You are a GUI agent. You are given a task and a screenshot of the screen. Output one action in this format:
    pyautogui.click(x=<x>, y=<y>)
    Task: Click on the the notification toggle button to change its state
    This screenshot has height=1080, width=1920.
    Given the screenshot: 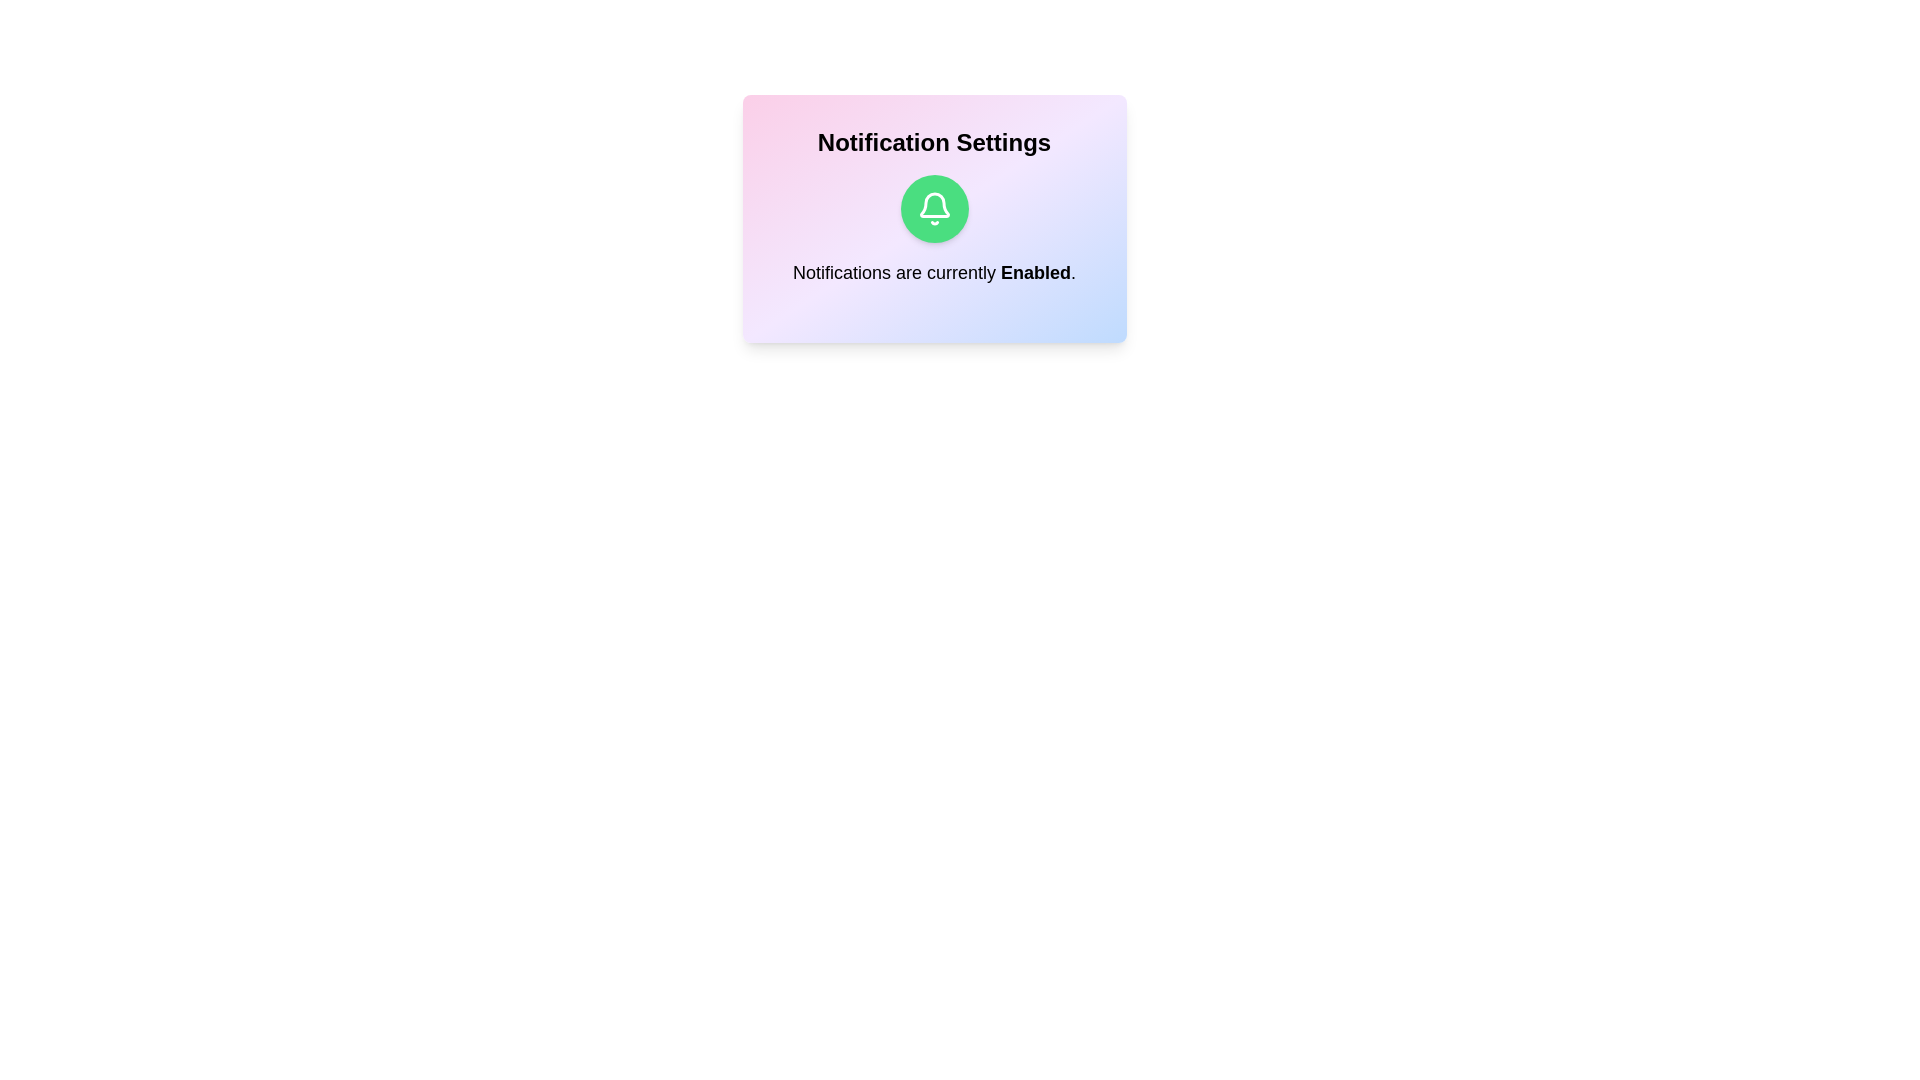 What is the action you would take?
    pyautogui.click(x=933, y=208)
    